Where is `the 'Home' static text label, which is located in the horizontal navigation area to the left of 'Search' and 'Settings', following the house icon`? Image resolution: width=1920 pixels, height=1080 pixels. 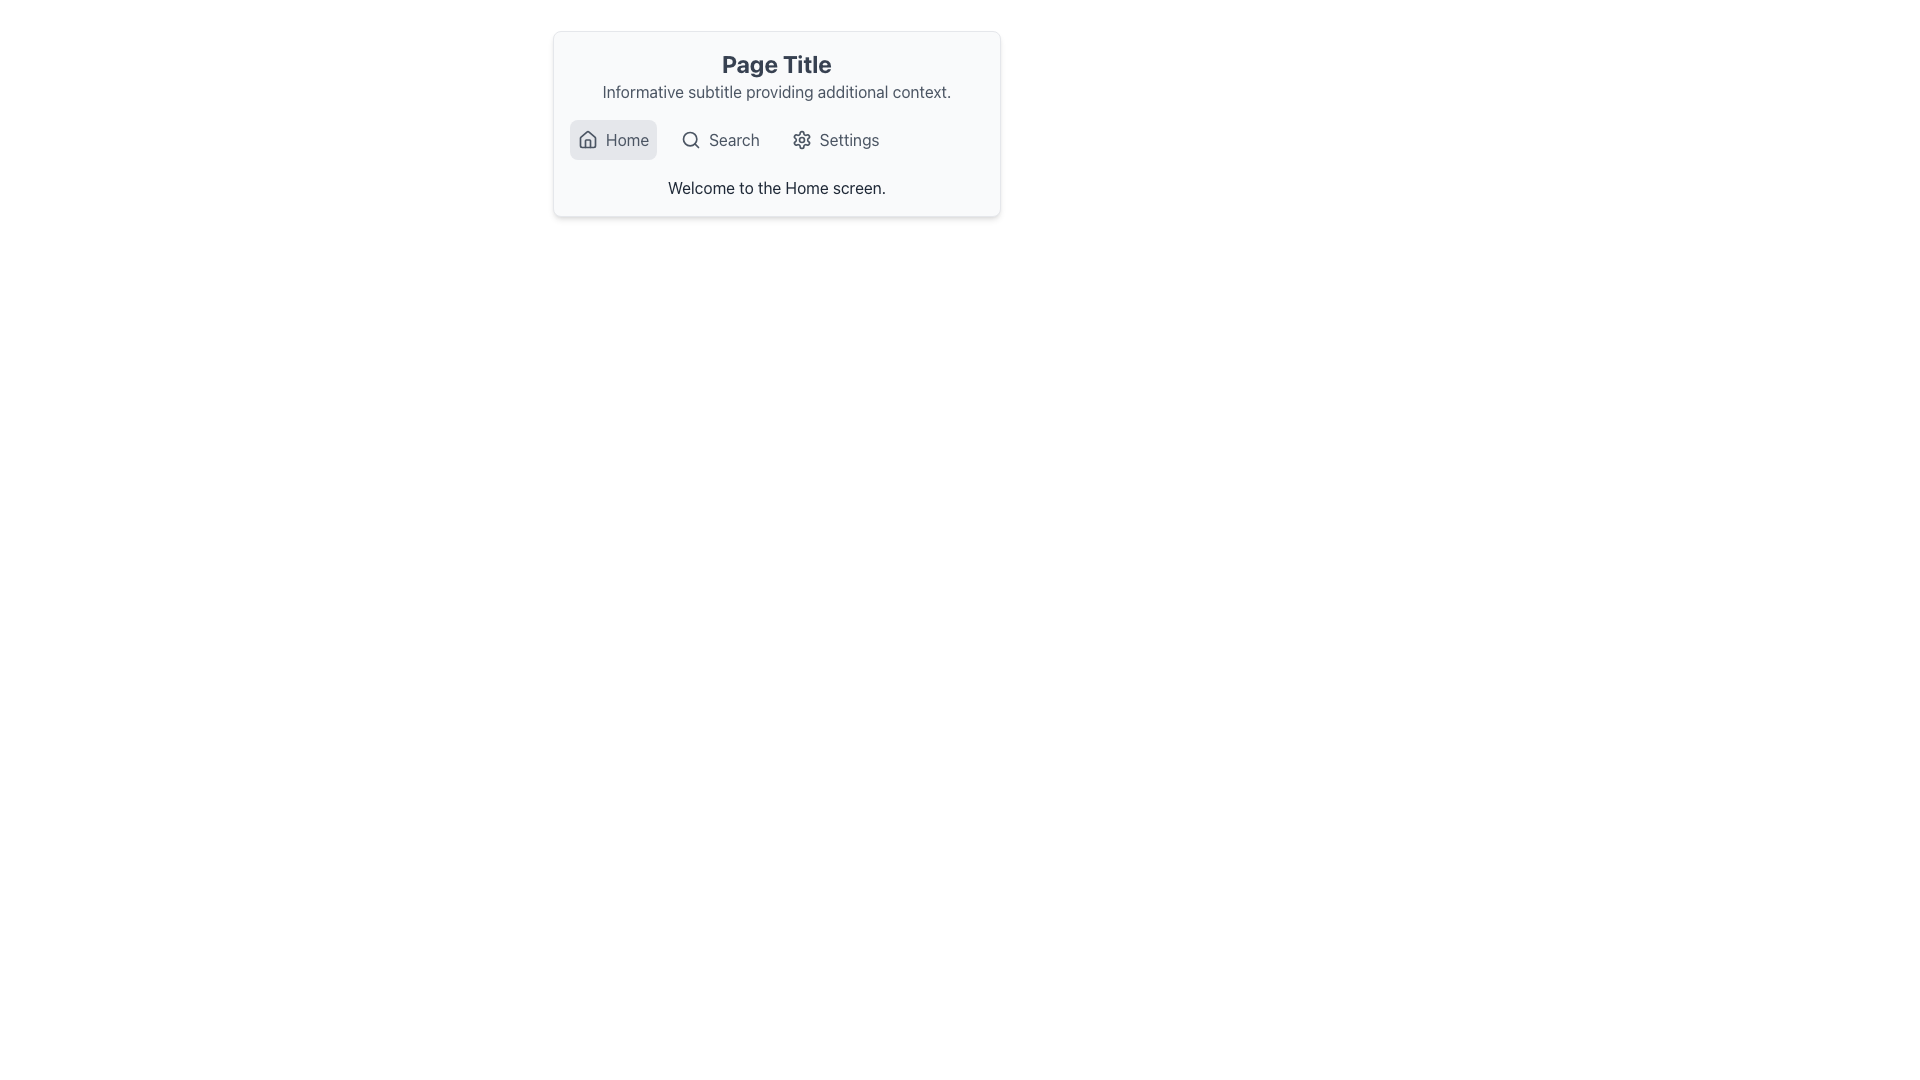 the 'Home' static text label, which is located in the horizontal navigation area to the left of 'Search' and 'Settings', following the house icon is located at coordinates (626, 138).